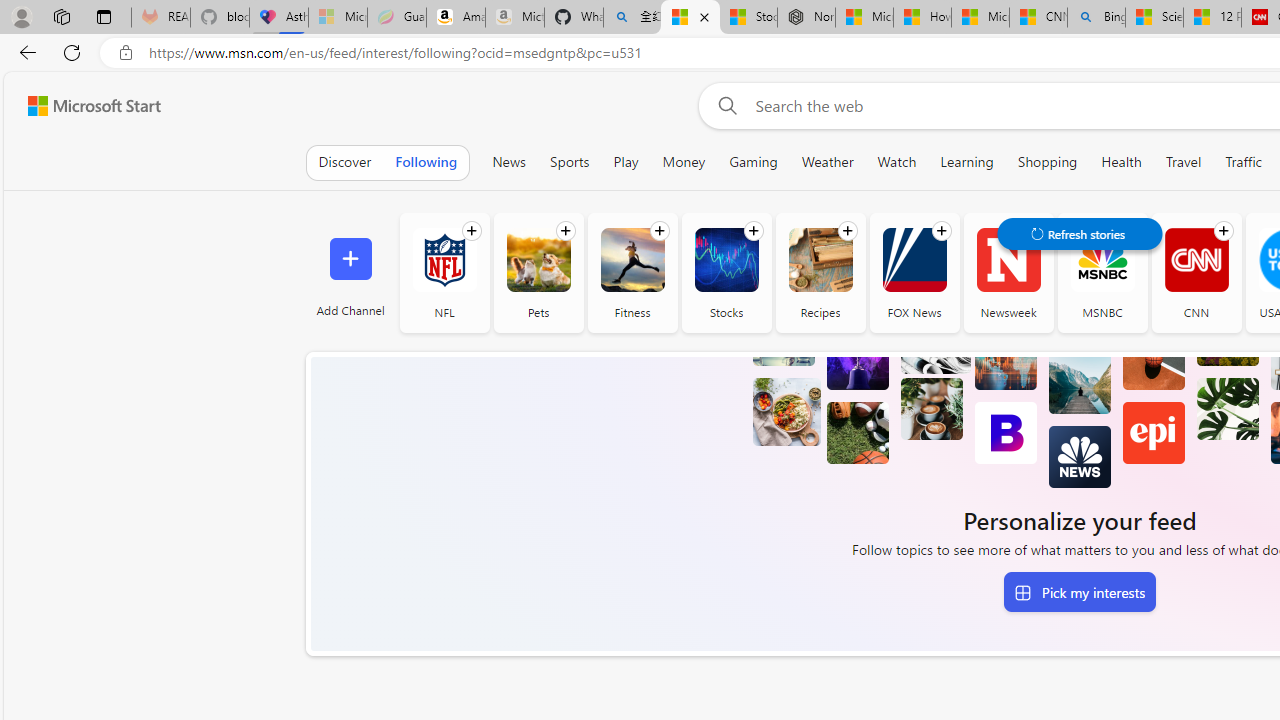 Image resolution: width=1280 pixels, height=720 pixels. Describe the element at coordinates (1184, 161) in the screenshot. I see `'Travel'` at that location.